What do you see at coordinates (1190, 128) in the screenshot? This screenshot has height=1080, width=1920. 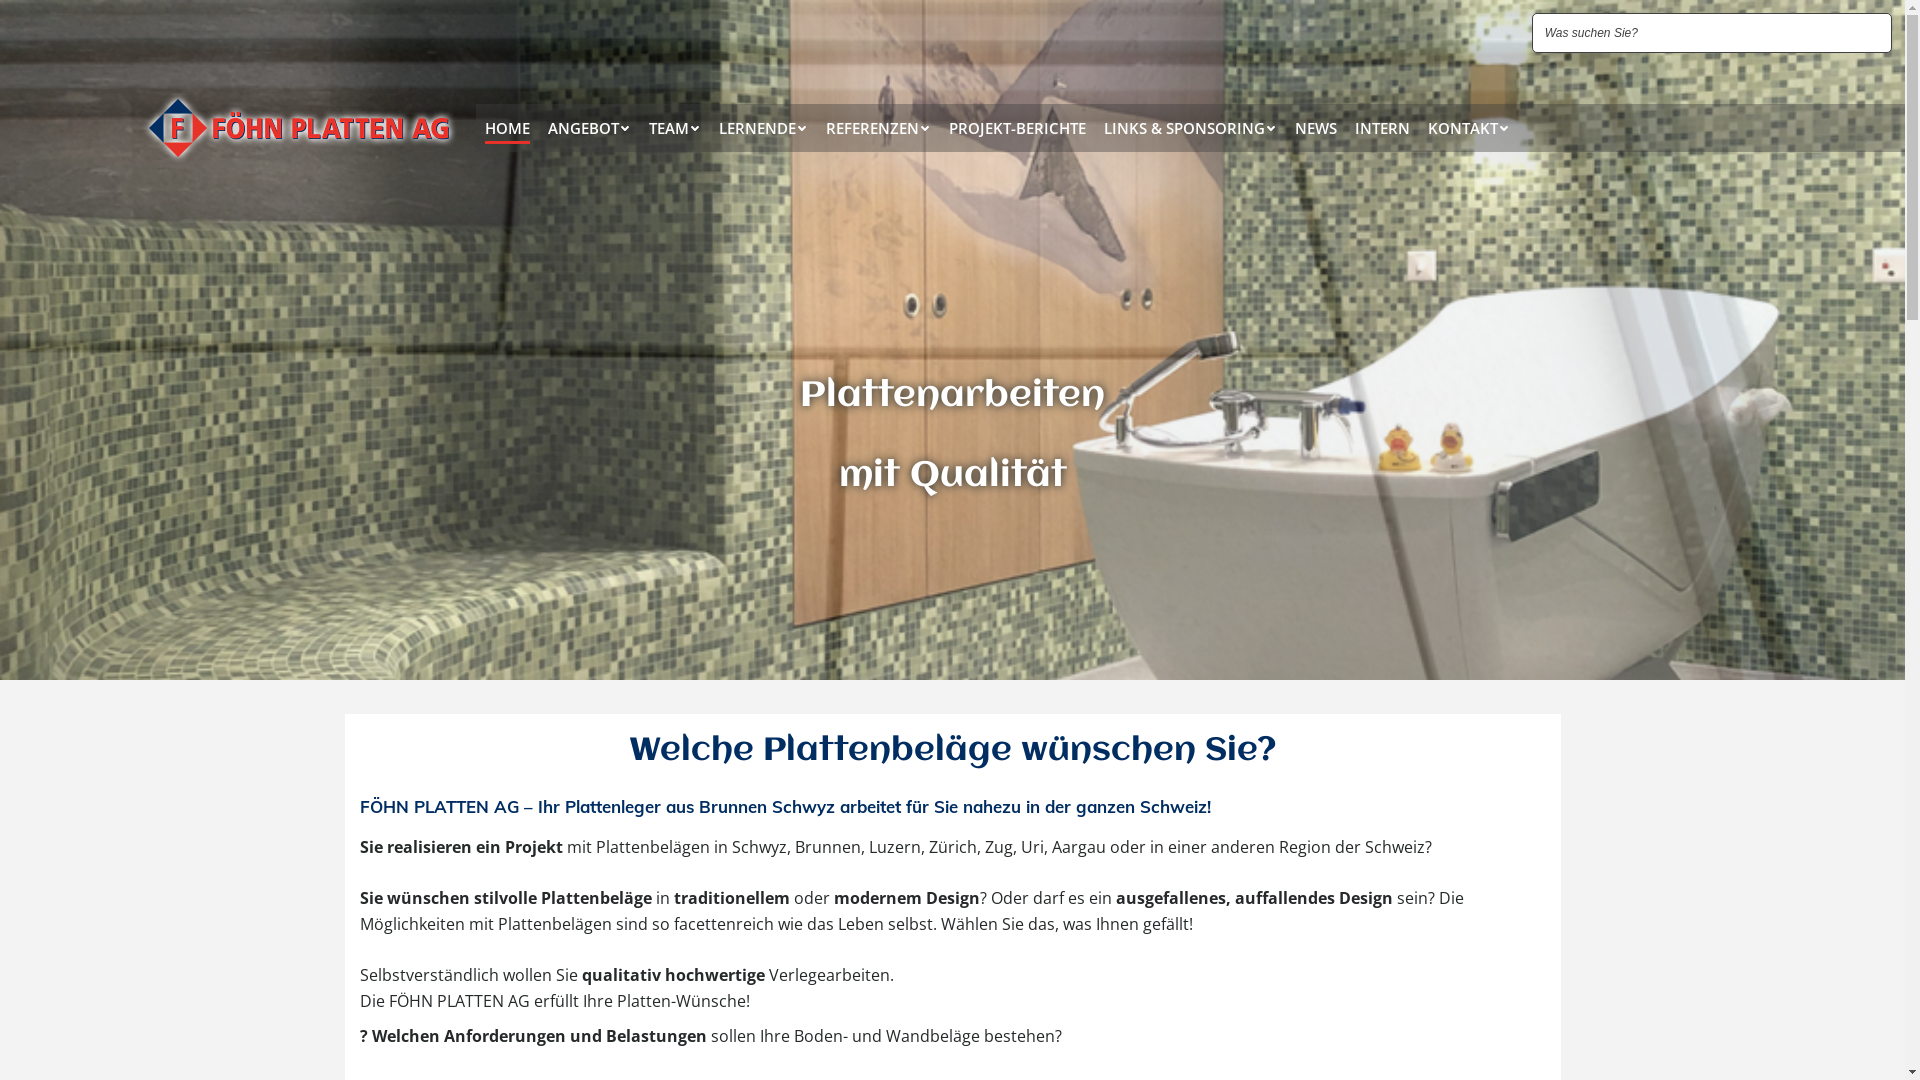 I see `'LINKS & SPONSORING'` at bounding box center [1190, 128].